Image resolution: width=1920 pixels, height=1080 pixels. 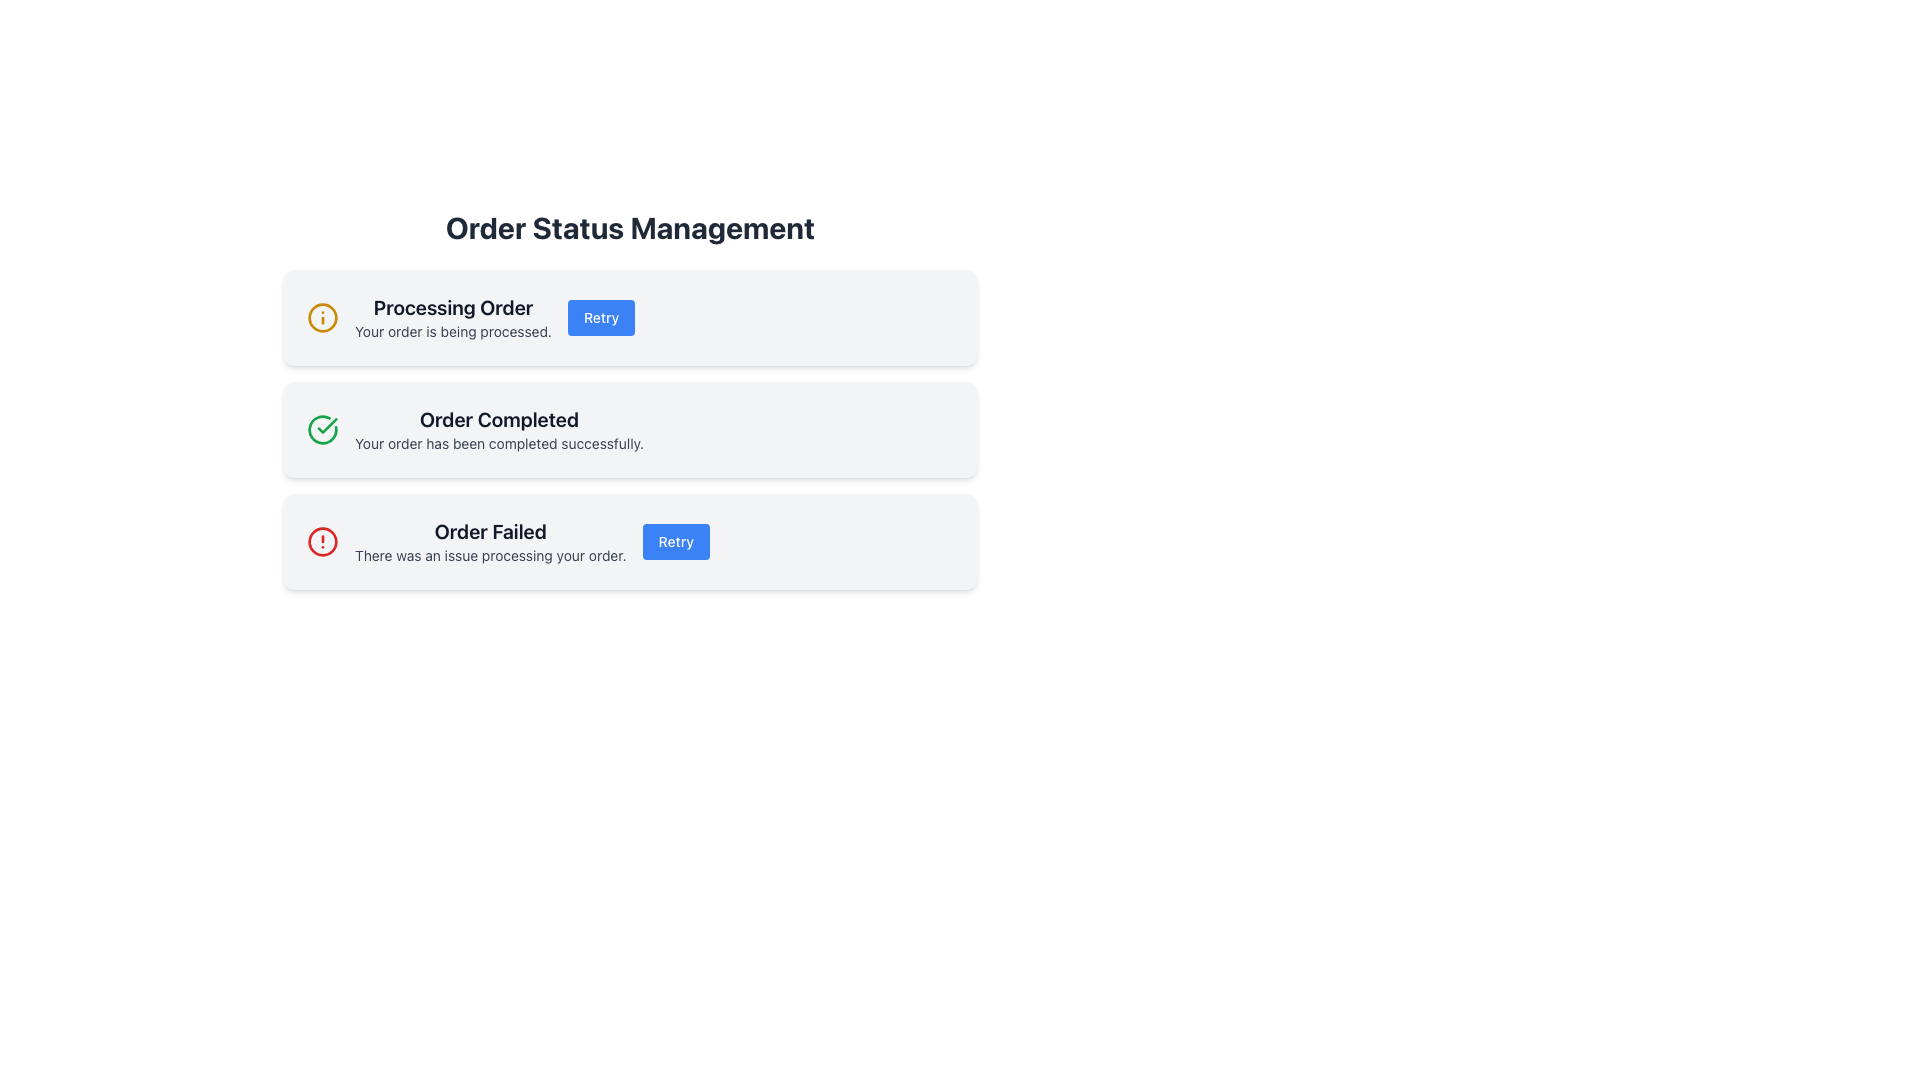 What do you see at coordinates (322, 316) in the screenshot?
I see `the circular information icon with a yellow border and white background located to the left of the 'Processing Order' header at the top of the status sections` at bounding box center [322, 316].